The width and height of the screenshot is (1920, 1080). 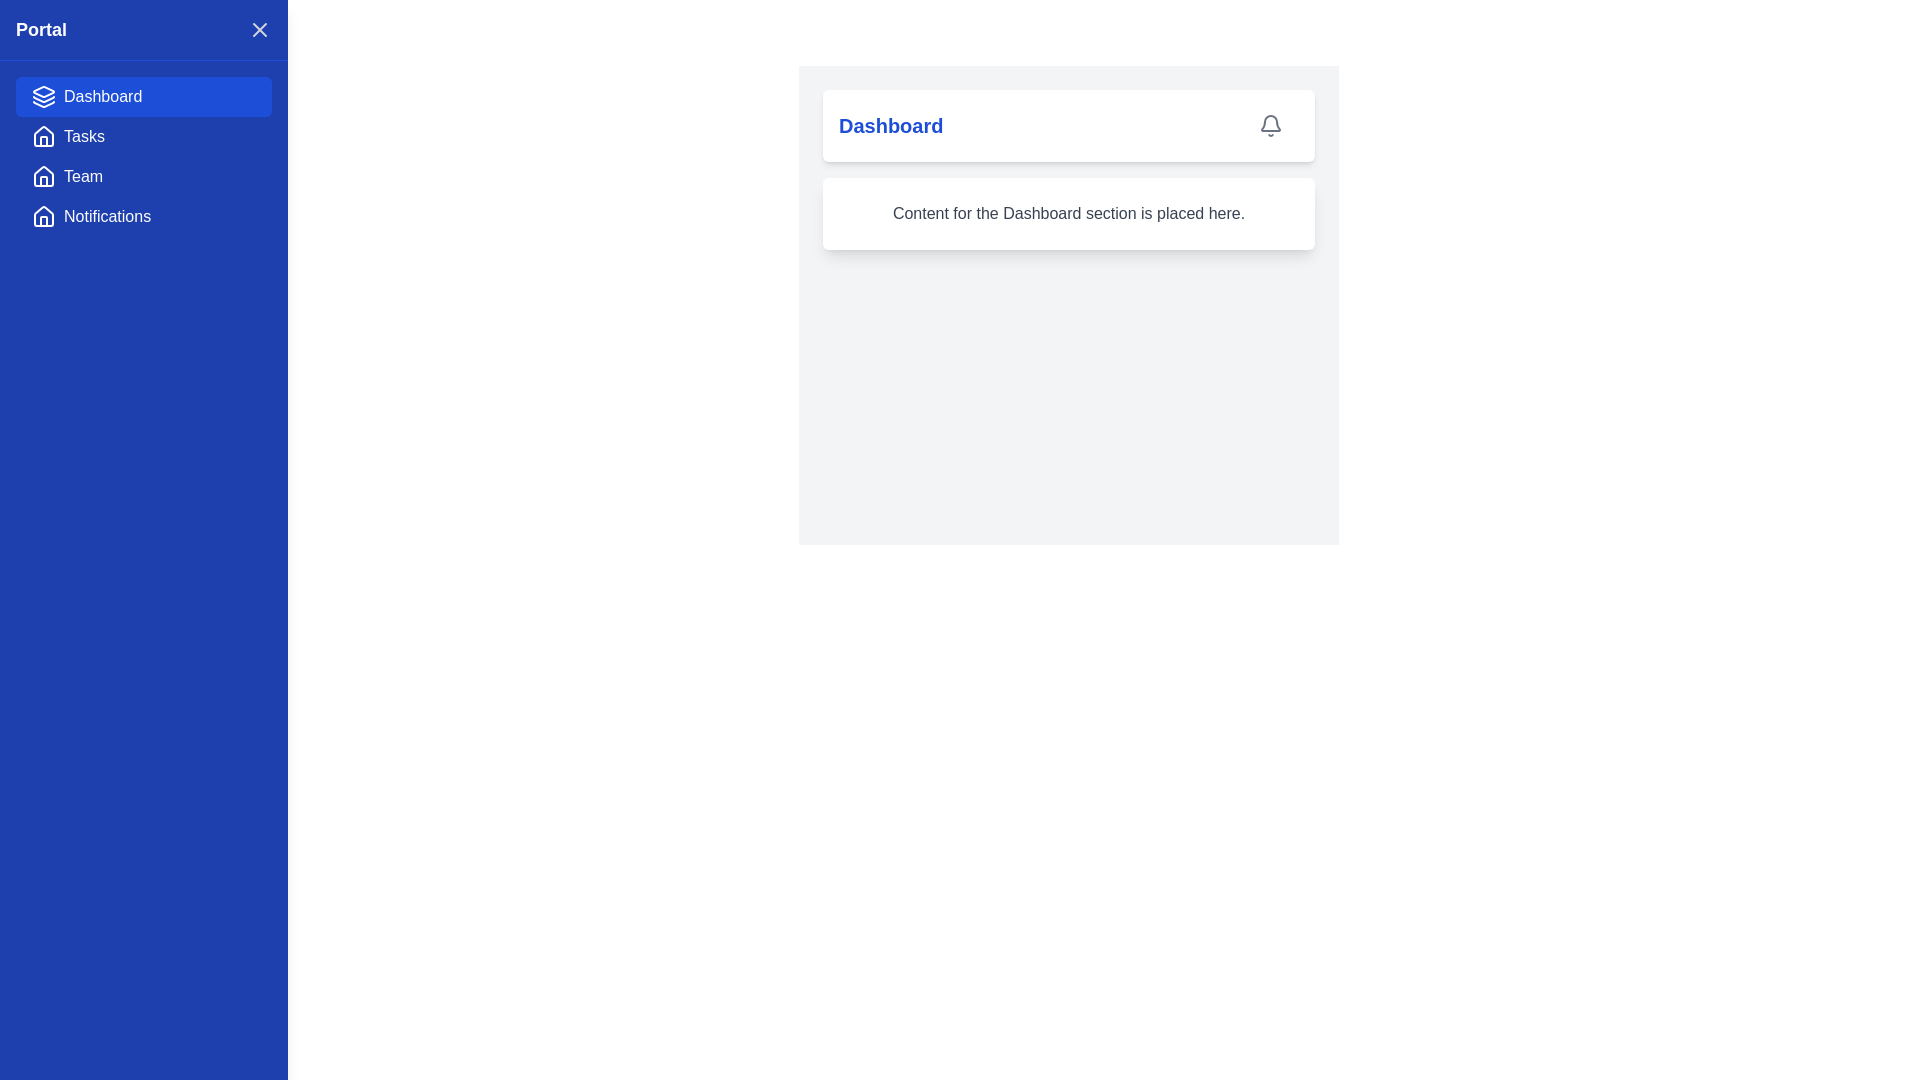 I want to click on text content of the bold label displaying 'Portal' in the top-left section of the sidebar, which has a blue background and white text, so click(x=41, y=30).